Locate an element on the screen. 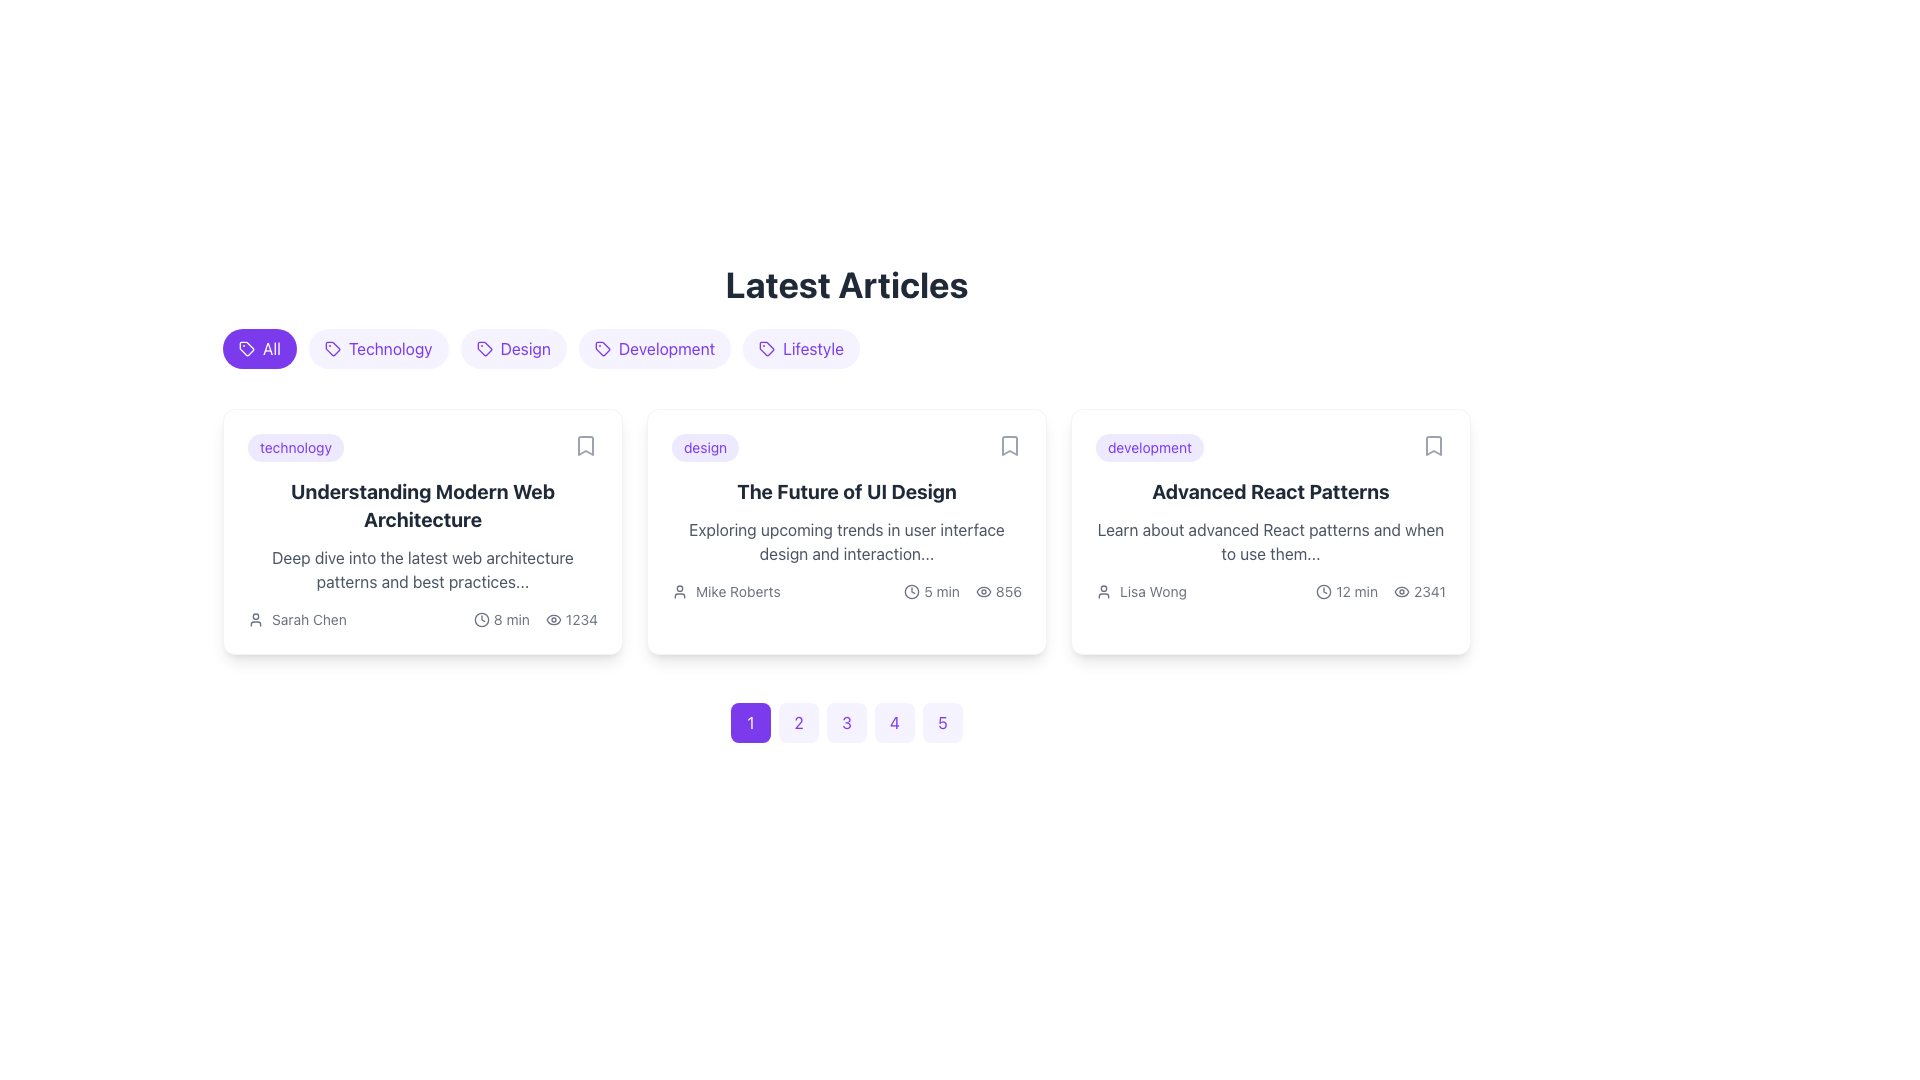 This screenshot has height=1080, width=1920. one of the filter buttons in the horizontal list located just below the 'Latest Articles' title is located at coordinates (846, 352).